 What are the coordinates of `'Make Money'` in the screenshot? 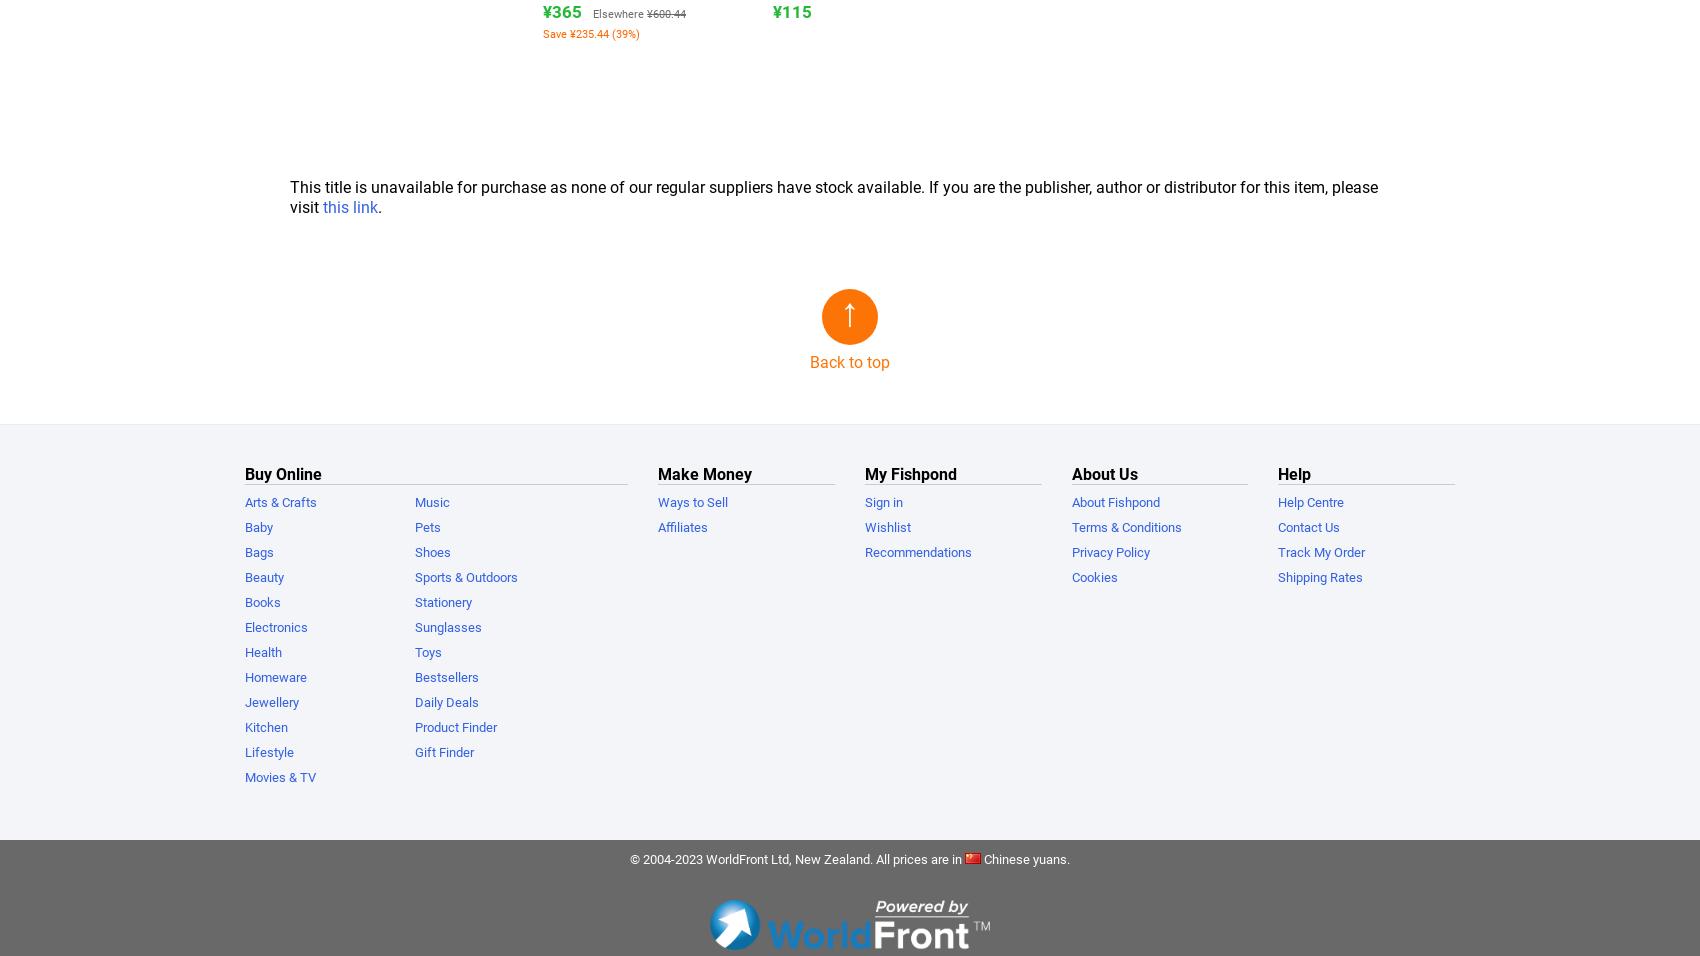 It's located at (704, 474).